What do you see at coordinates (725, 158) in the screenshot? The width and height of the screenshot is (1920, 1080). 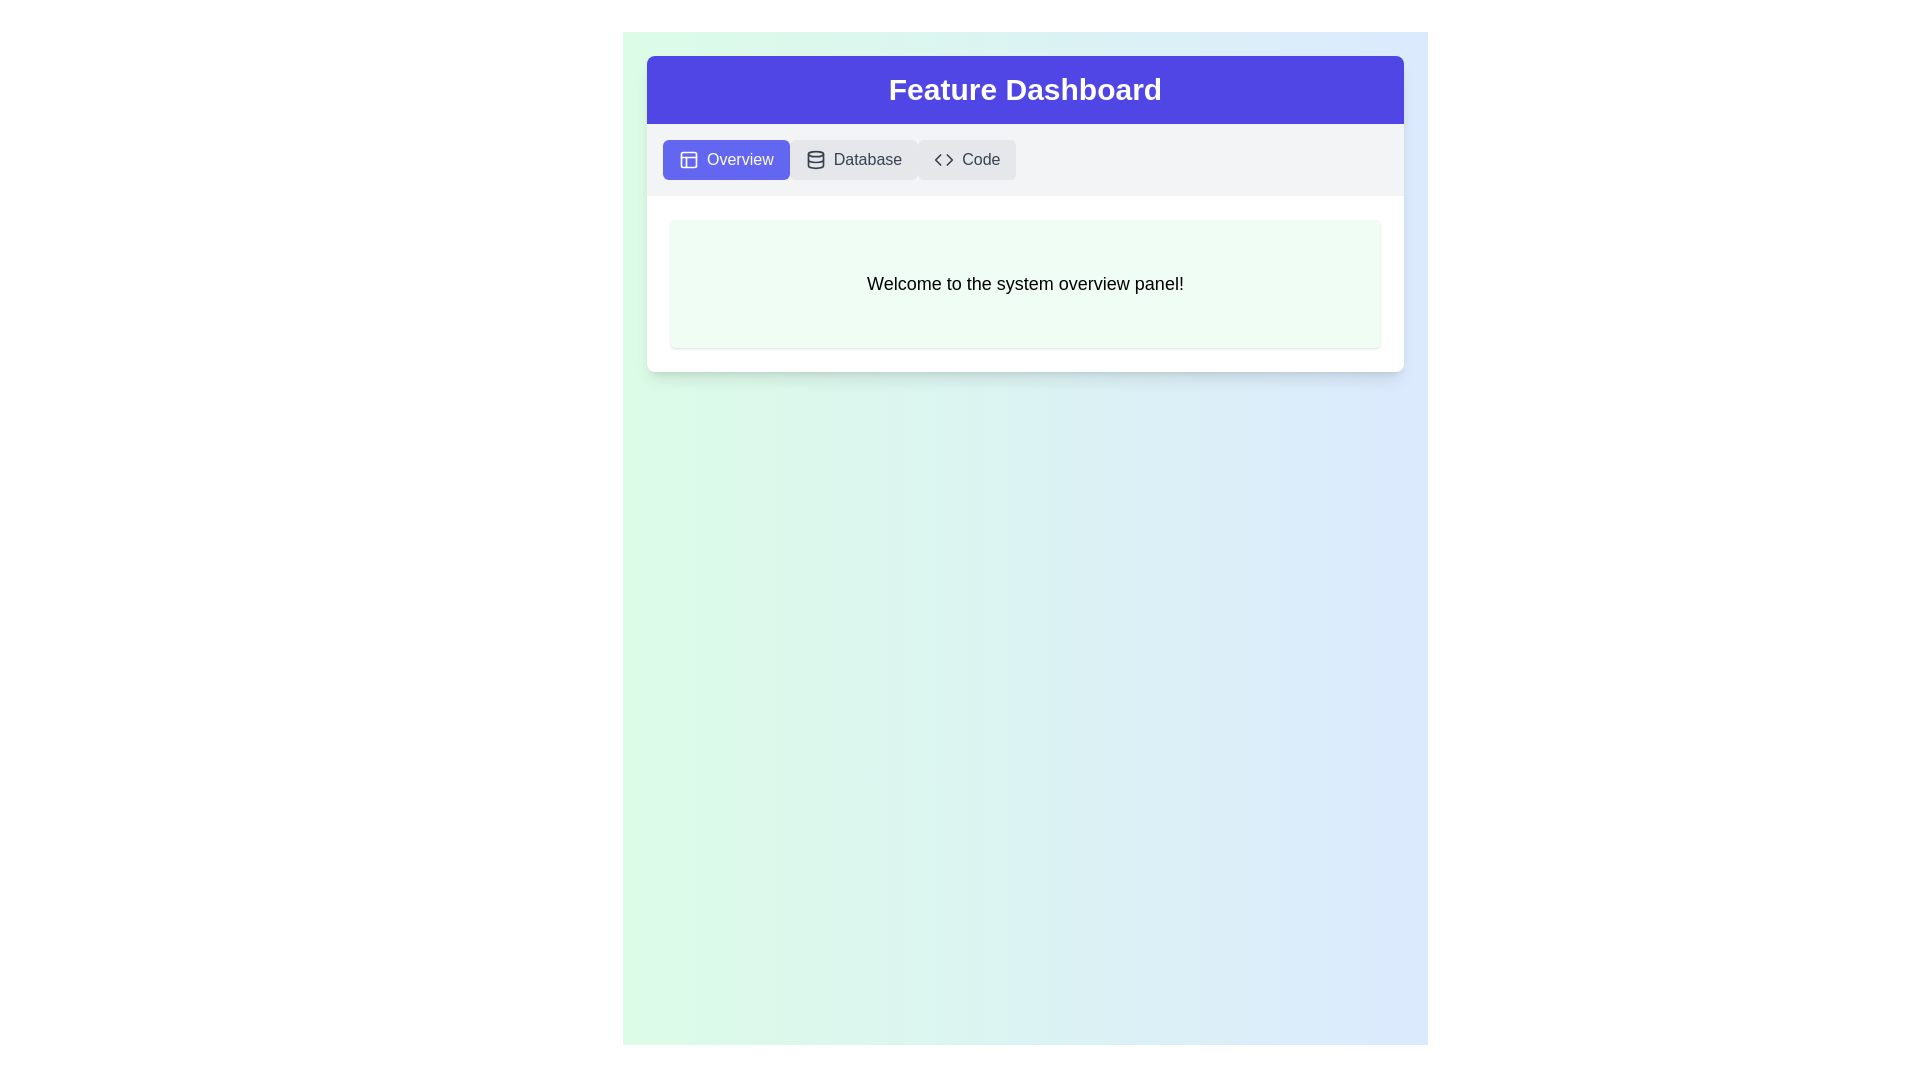 I see `the 'Overview' button` at bounding box center [725, 158].